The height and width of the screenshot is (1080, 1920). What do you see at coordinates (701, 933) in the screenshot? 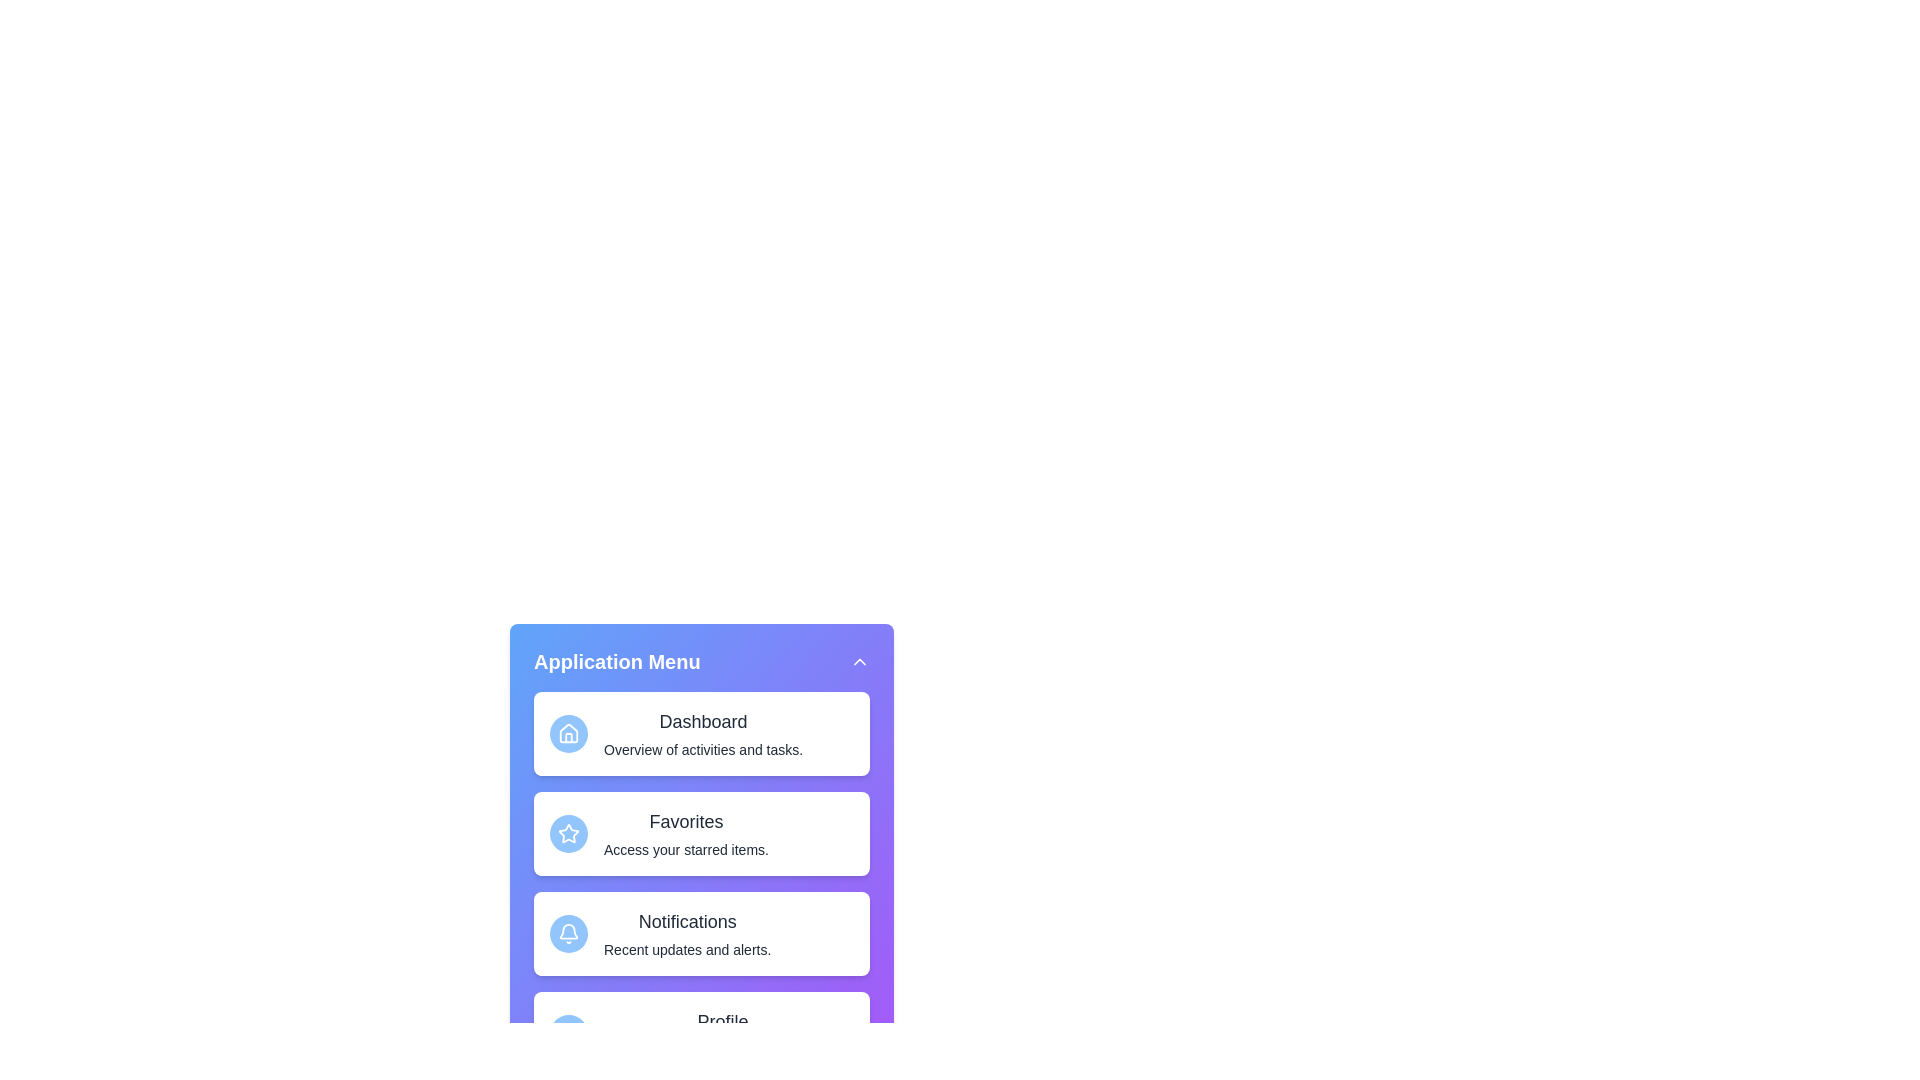
I see `the menu item Notifications` at bounding box center [701, 933].